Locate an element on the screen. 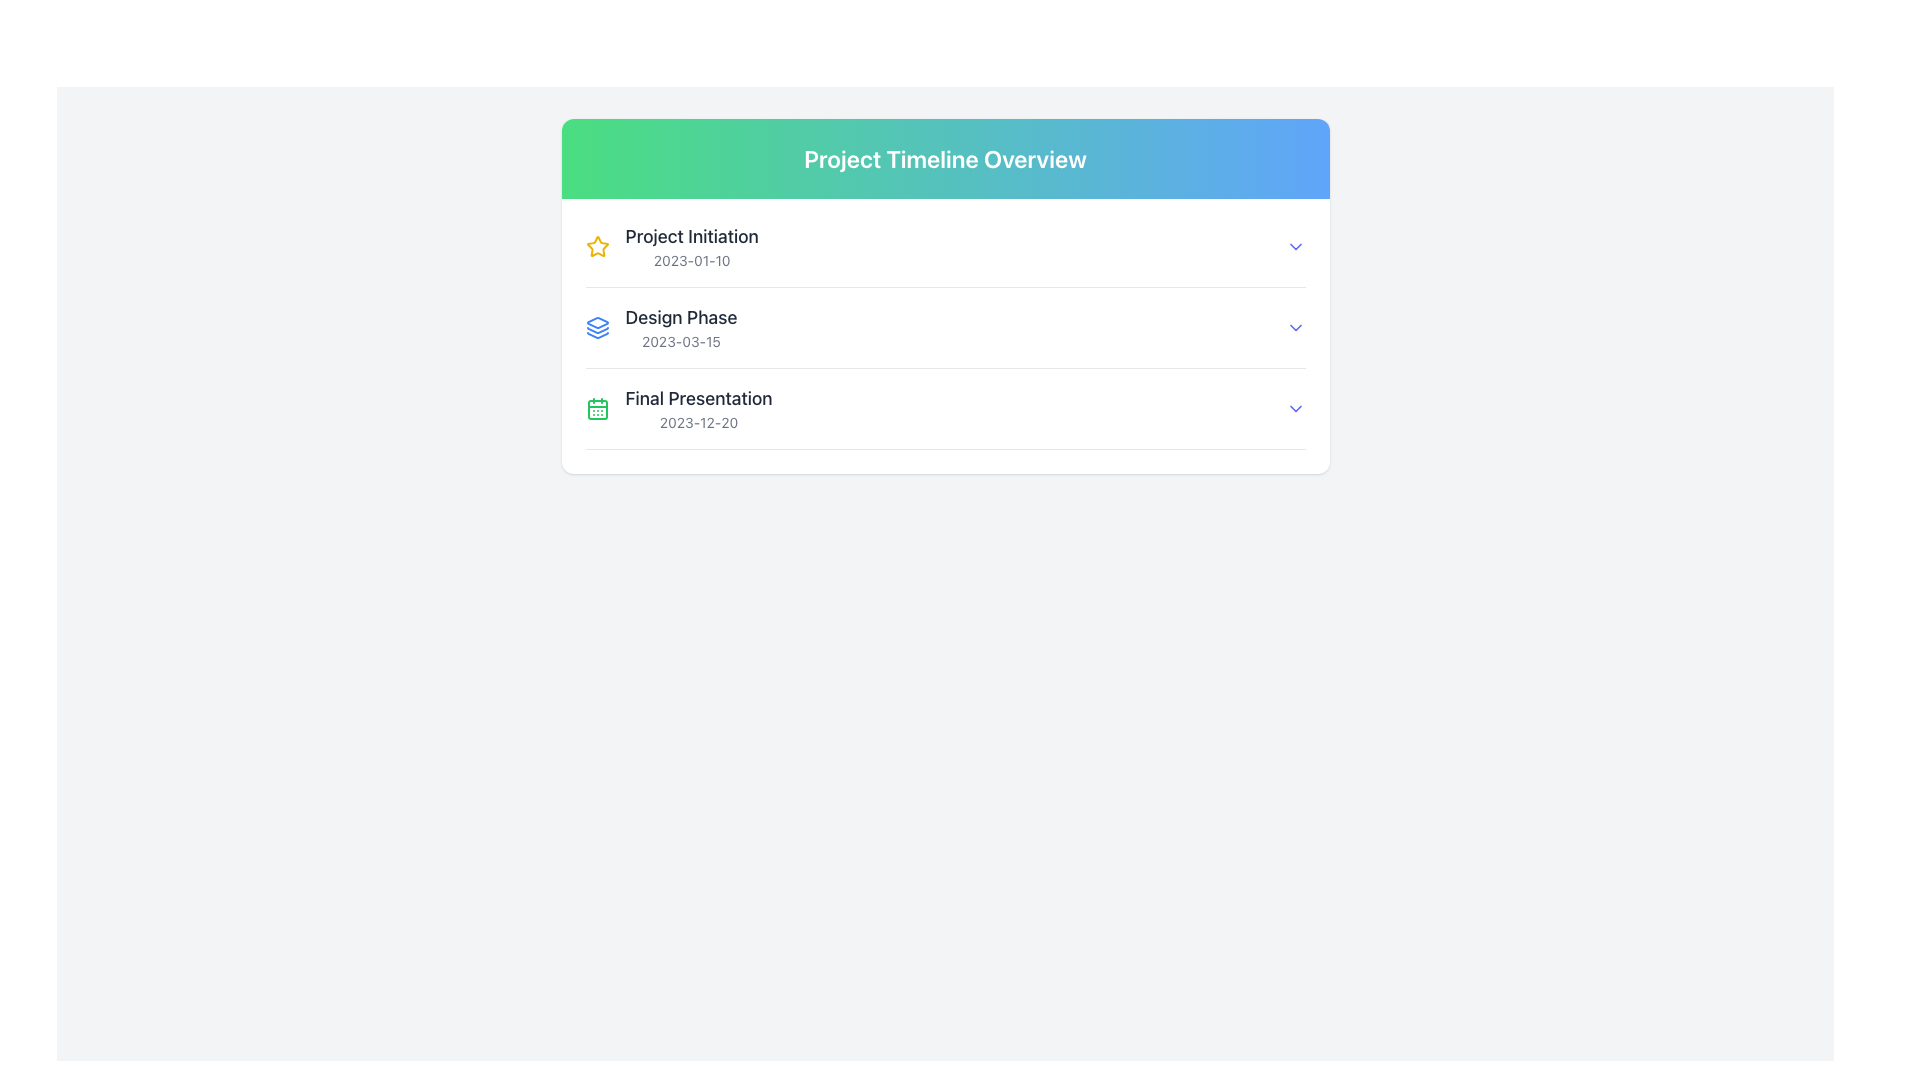  the List Item with Icon and Text element for 'Final Presentation' located is located at coordinates (679, 407).